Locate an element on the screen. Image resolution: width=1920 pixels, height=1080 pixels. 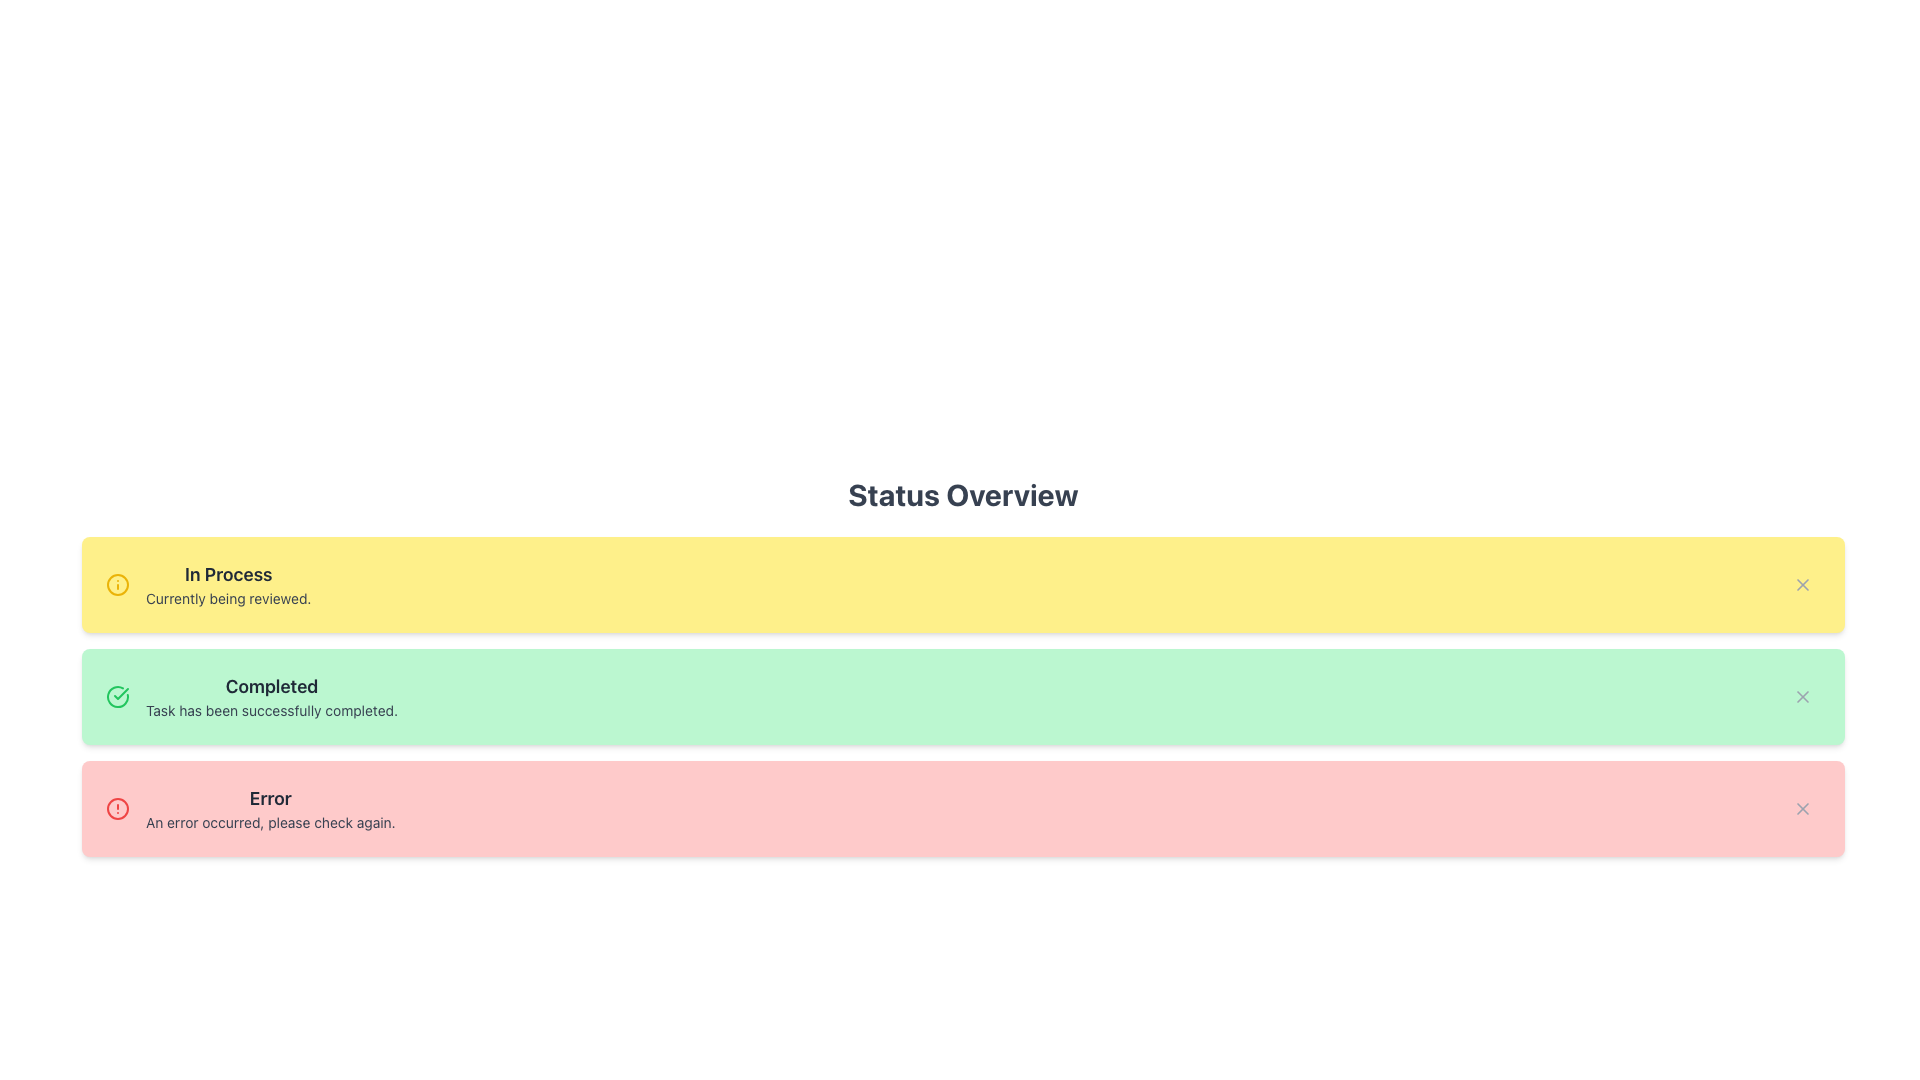
the close button located at the top-right corner of the yellow notification card labeled 'In Process' to change its color is located at coordinates (1803, 585).